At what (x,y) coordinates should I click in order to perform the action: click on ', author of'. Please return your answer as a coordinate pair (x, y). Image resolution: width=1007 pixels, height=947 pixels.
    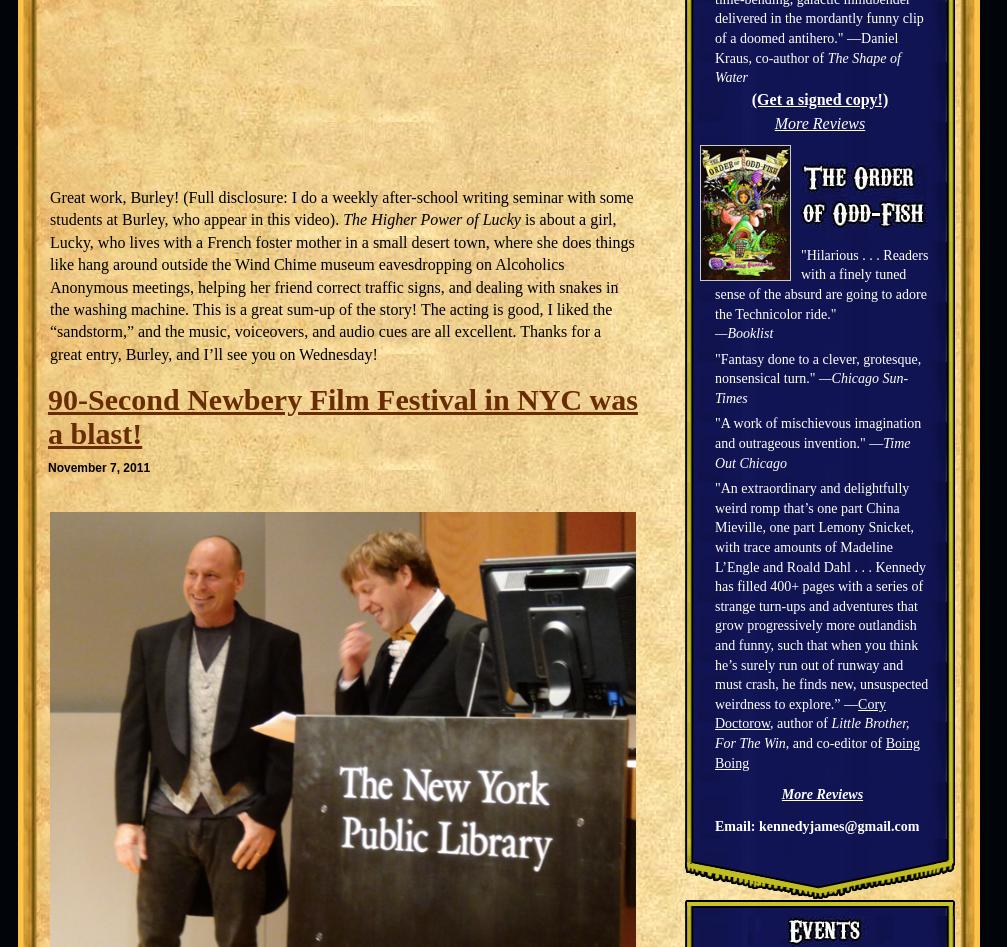
    Looking at the image, I should click on (768, 722).